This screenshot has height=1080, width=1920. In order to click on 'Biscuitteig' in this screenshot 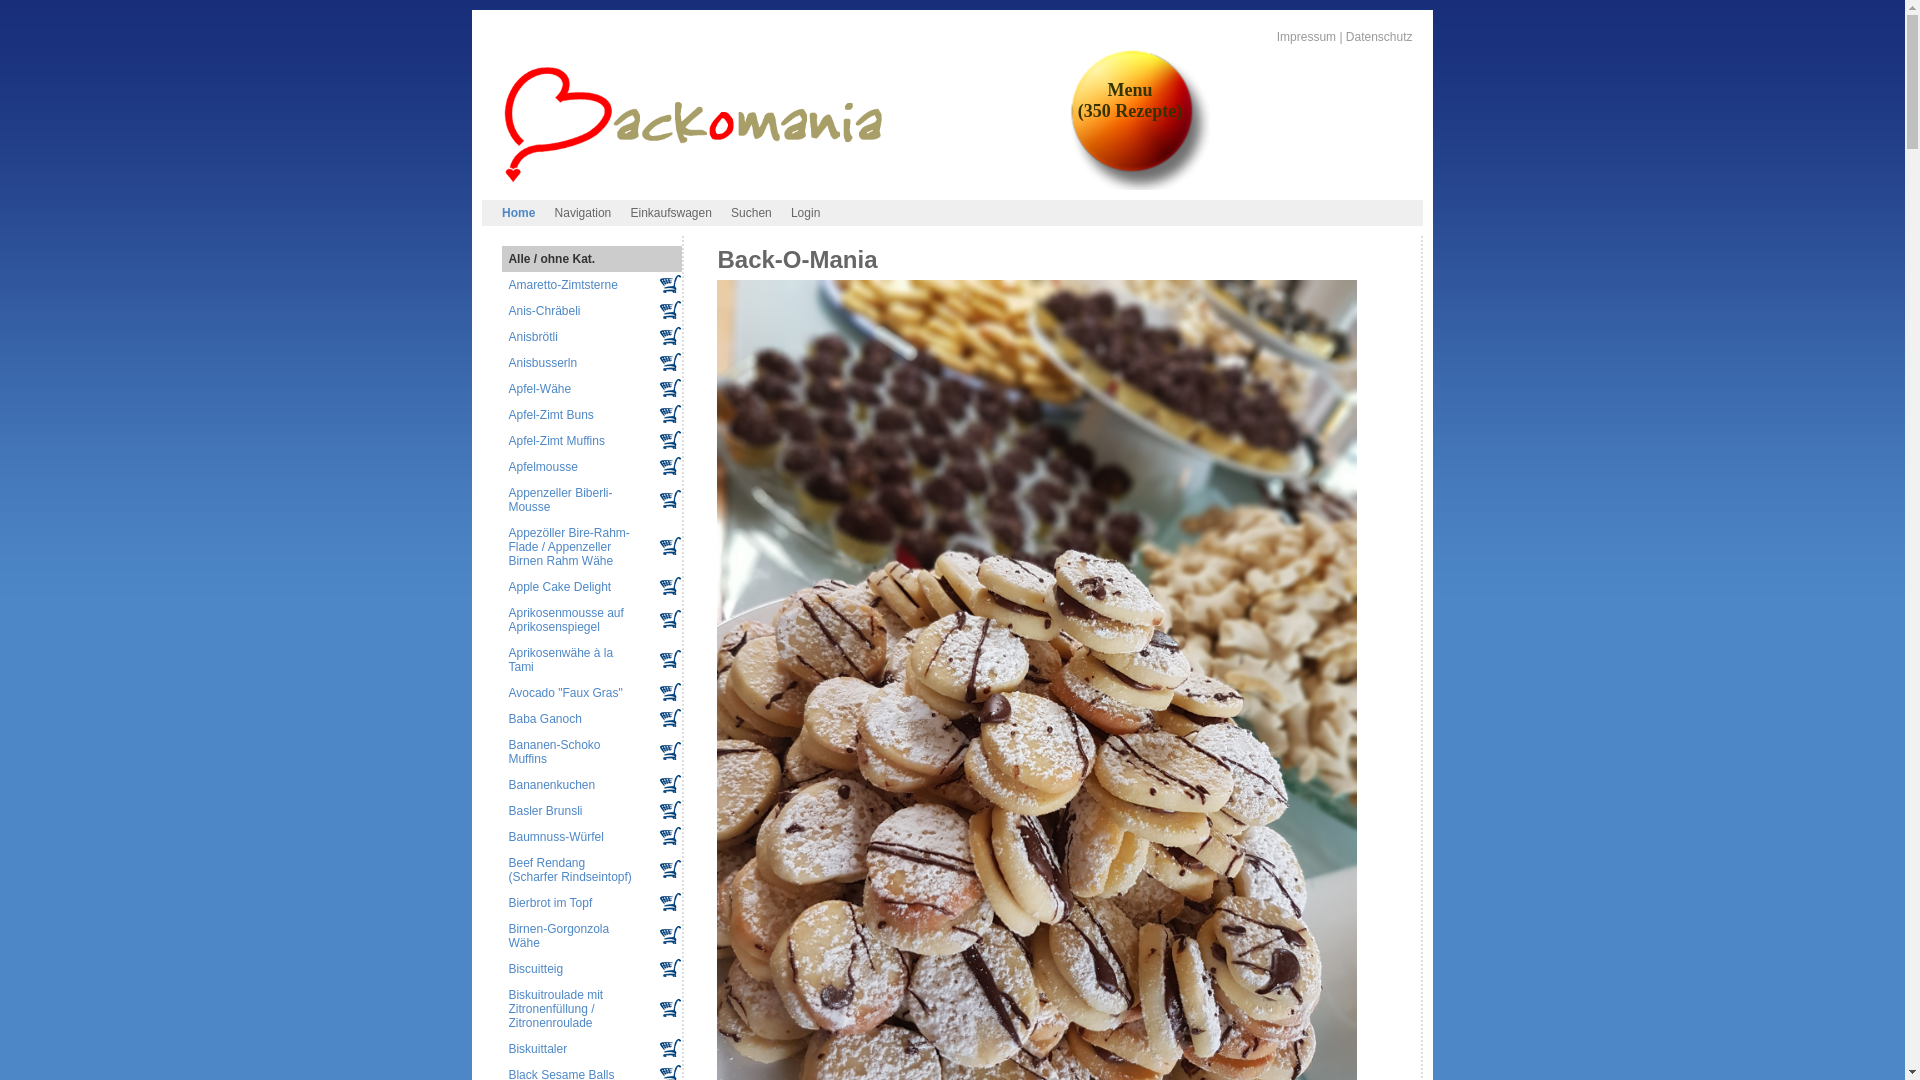, I will do `click(535, 967)`.